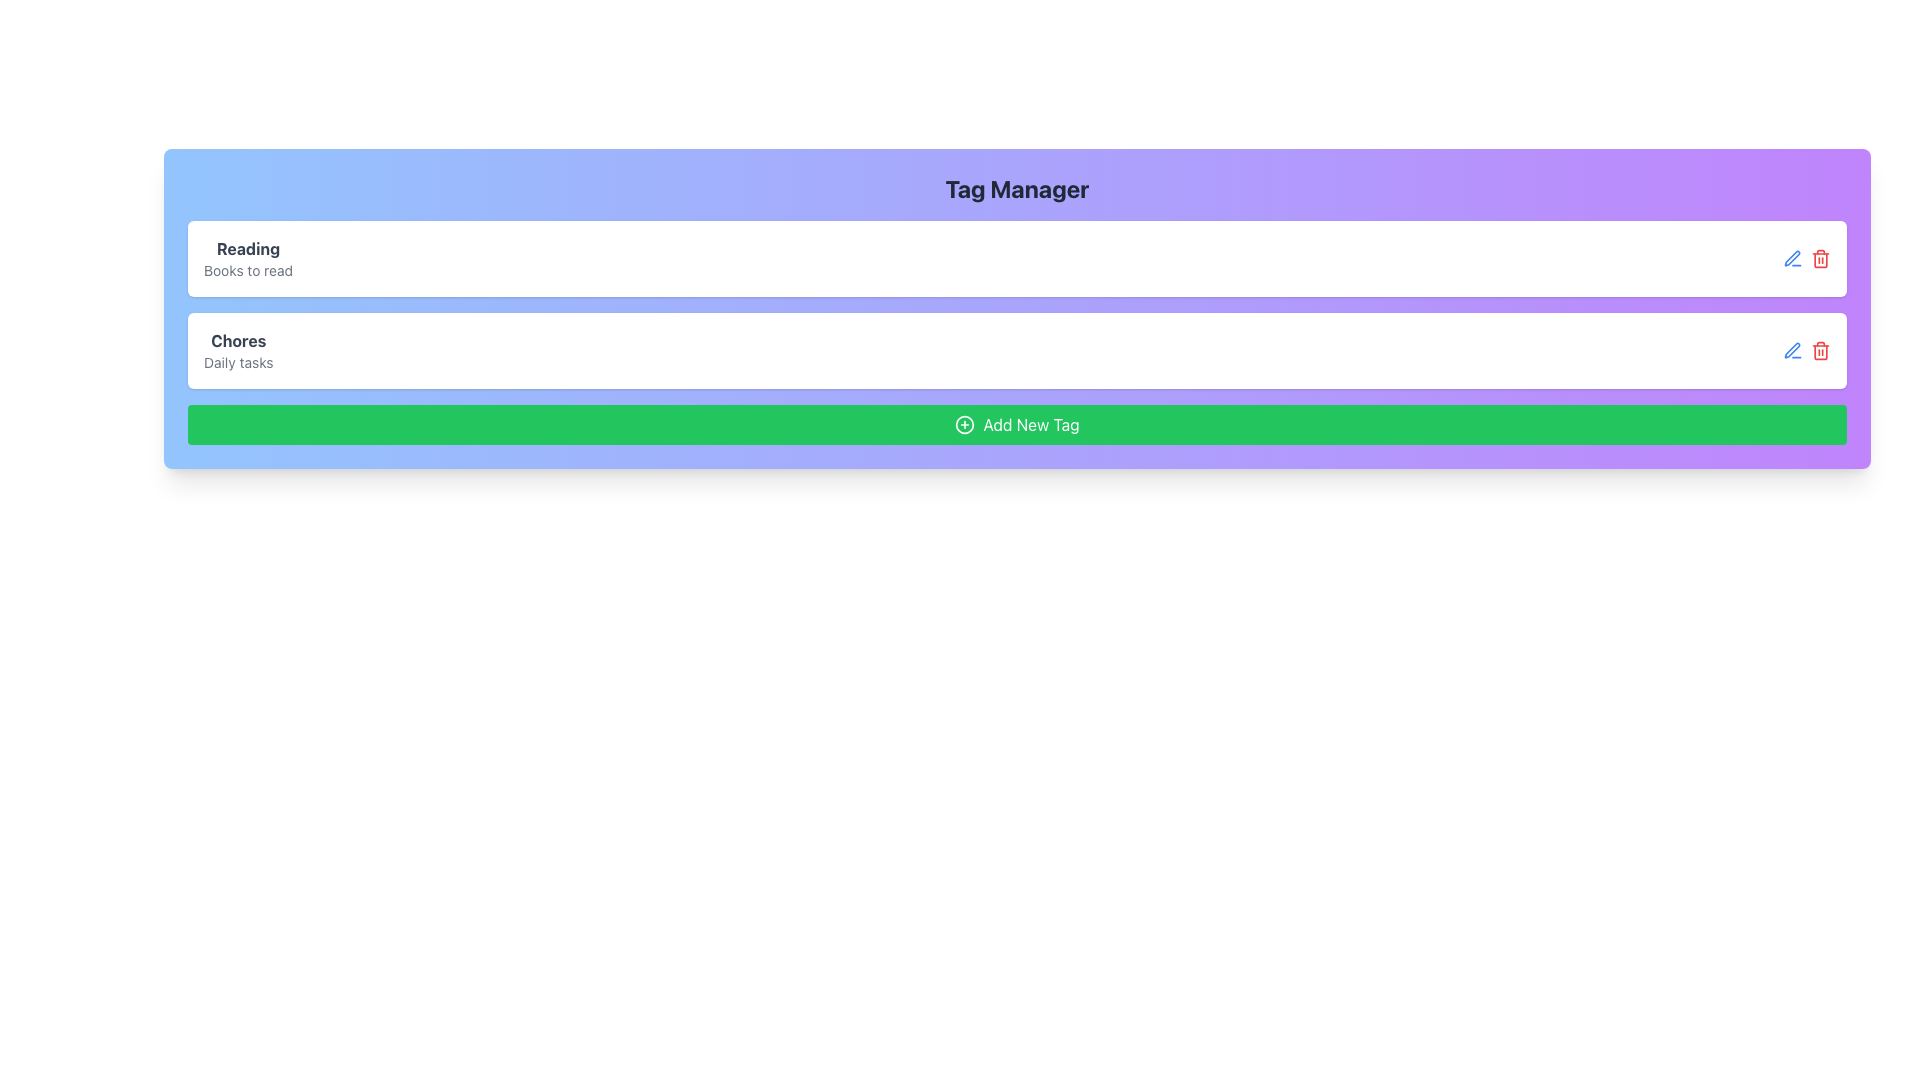 The width and height of the screenshot is (1920, 1080). What do you see at coordinates (247, 257) in the screenshot?
I see `the informational label indicating the 'Reading' tag entry with subtext 'Books to read', located at the top of the 'Tag Manager' section within a white rounded rectangle` at bounding box center [247, 257].